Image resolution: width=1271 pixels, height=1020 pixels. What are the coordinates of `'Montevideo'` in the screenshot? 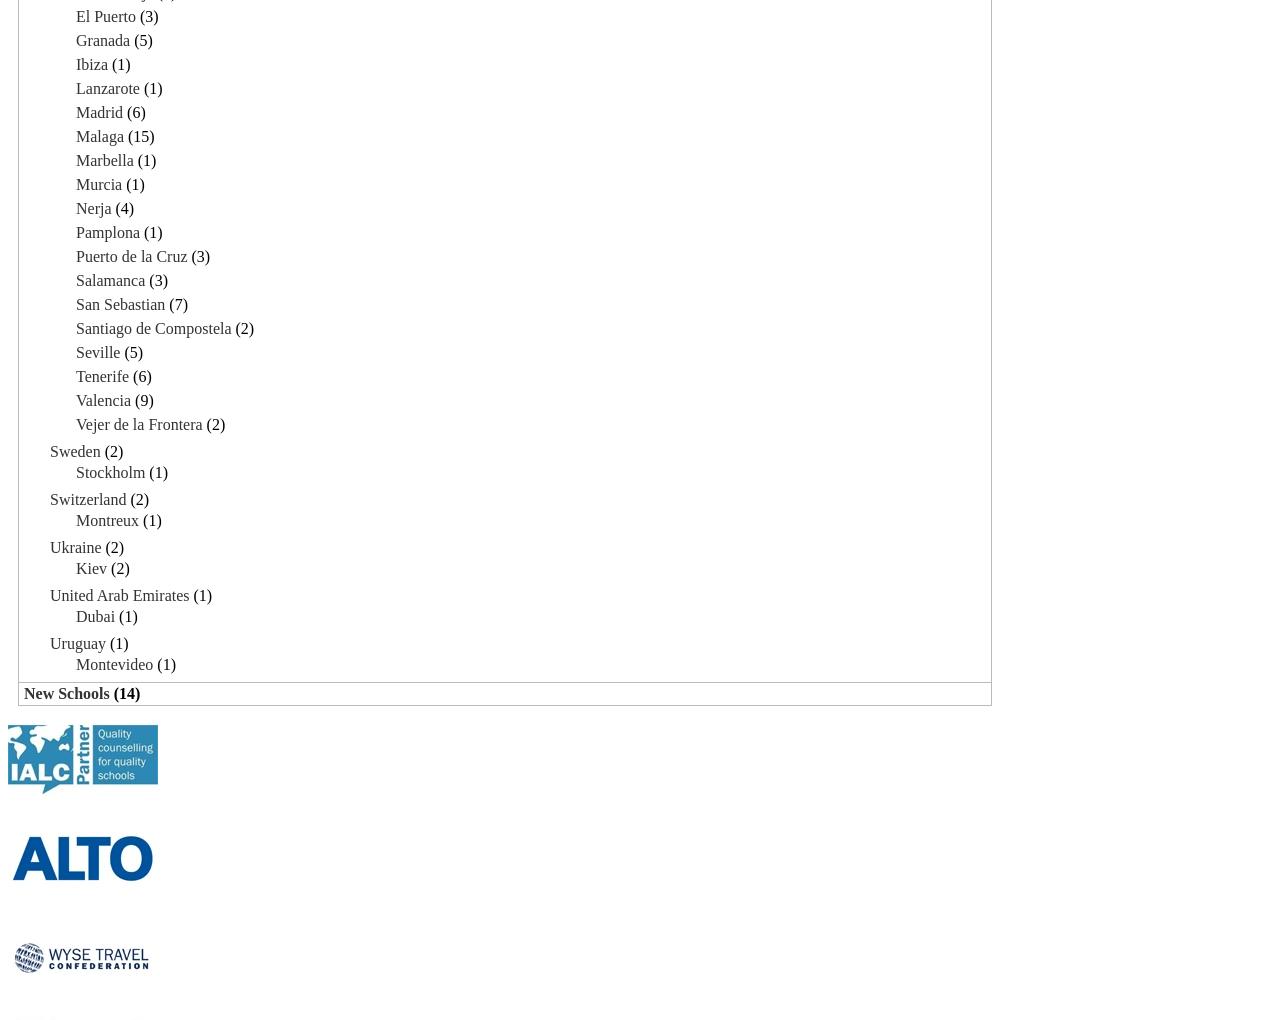 It's located at (76, 663).